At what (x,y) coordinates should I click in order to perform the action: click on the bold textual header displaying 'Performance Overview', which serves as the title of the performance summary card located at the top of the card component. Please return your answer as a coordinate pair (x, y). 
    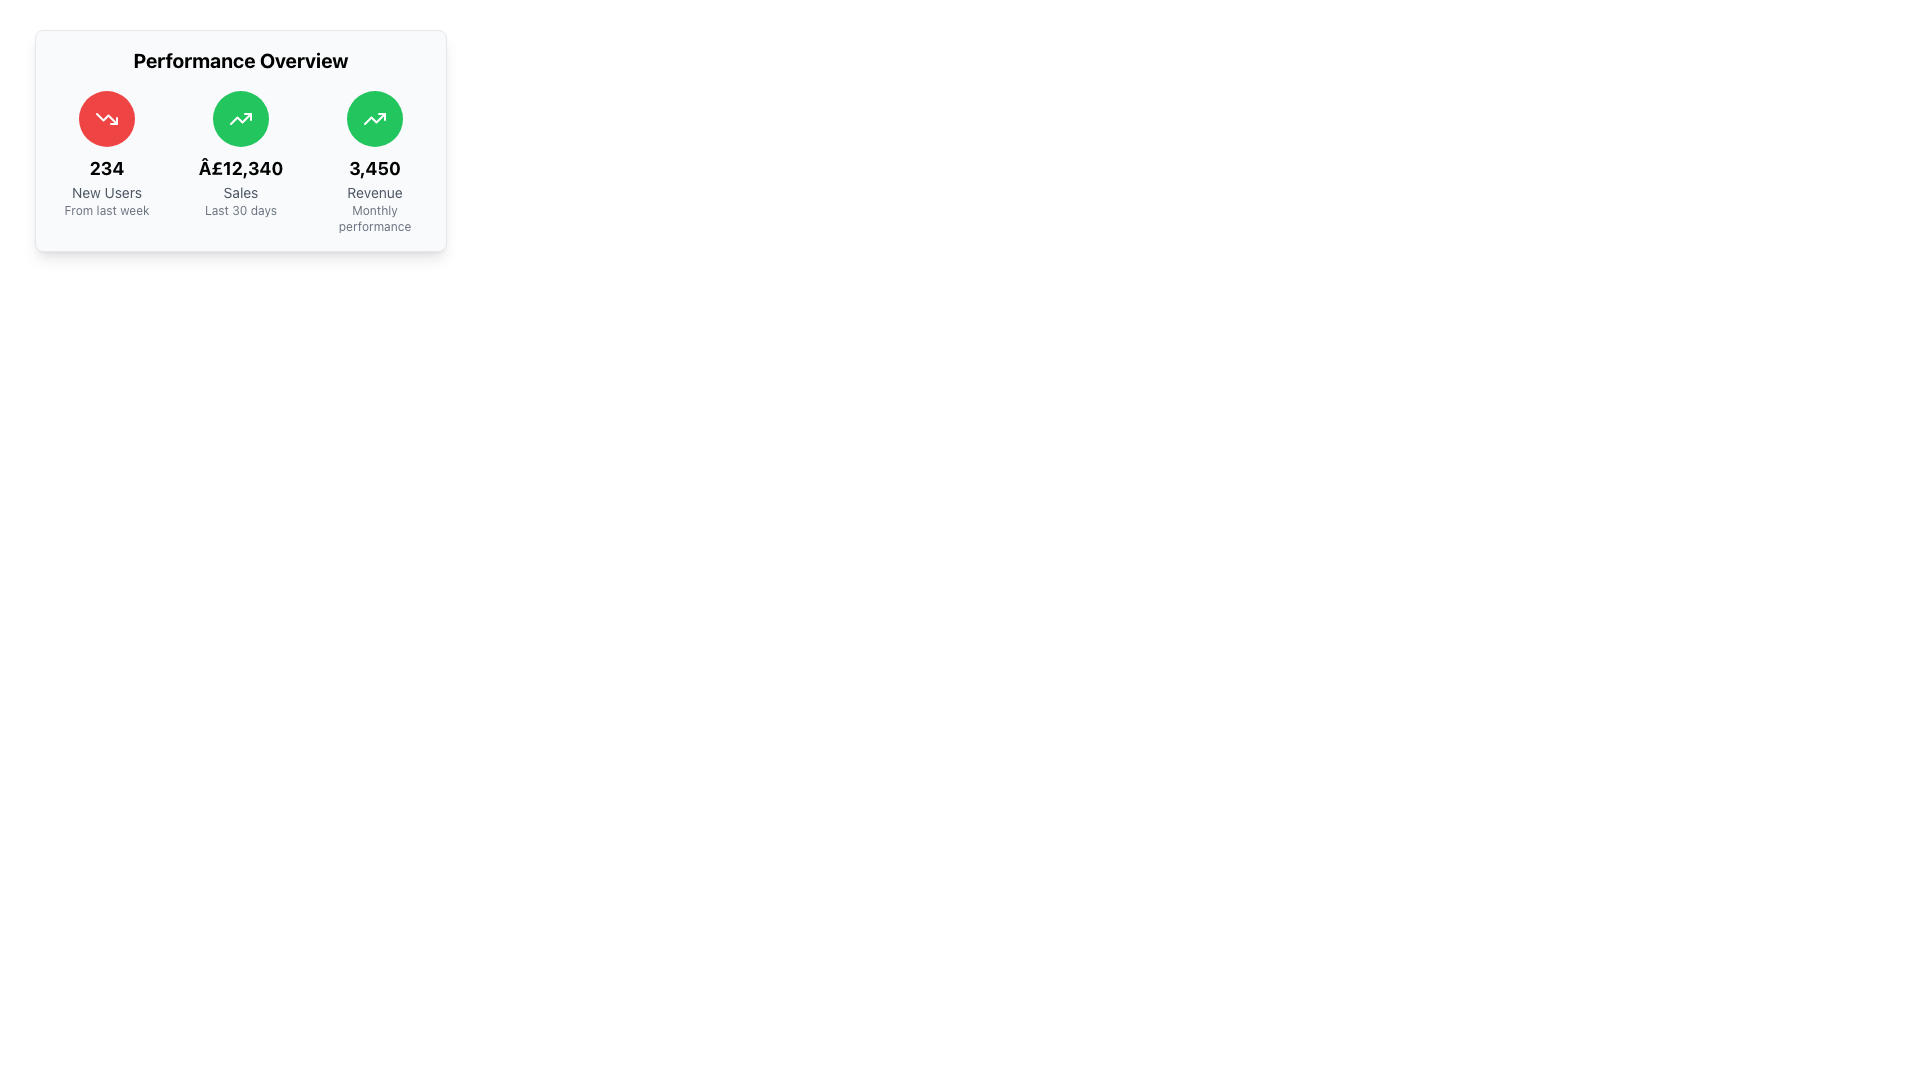
    Looking at the image, I should click on (240, 60).